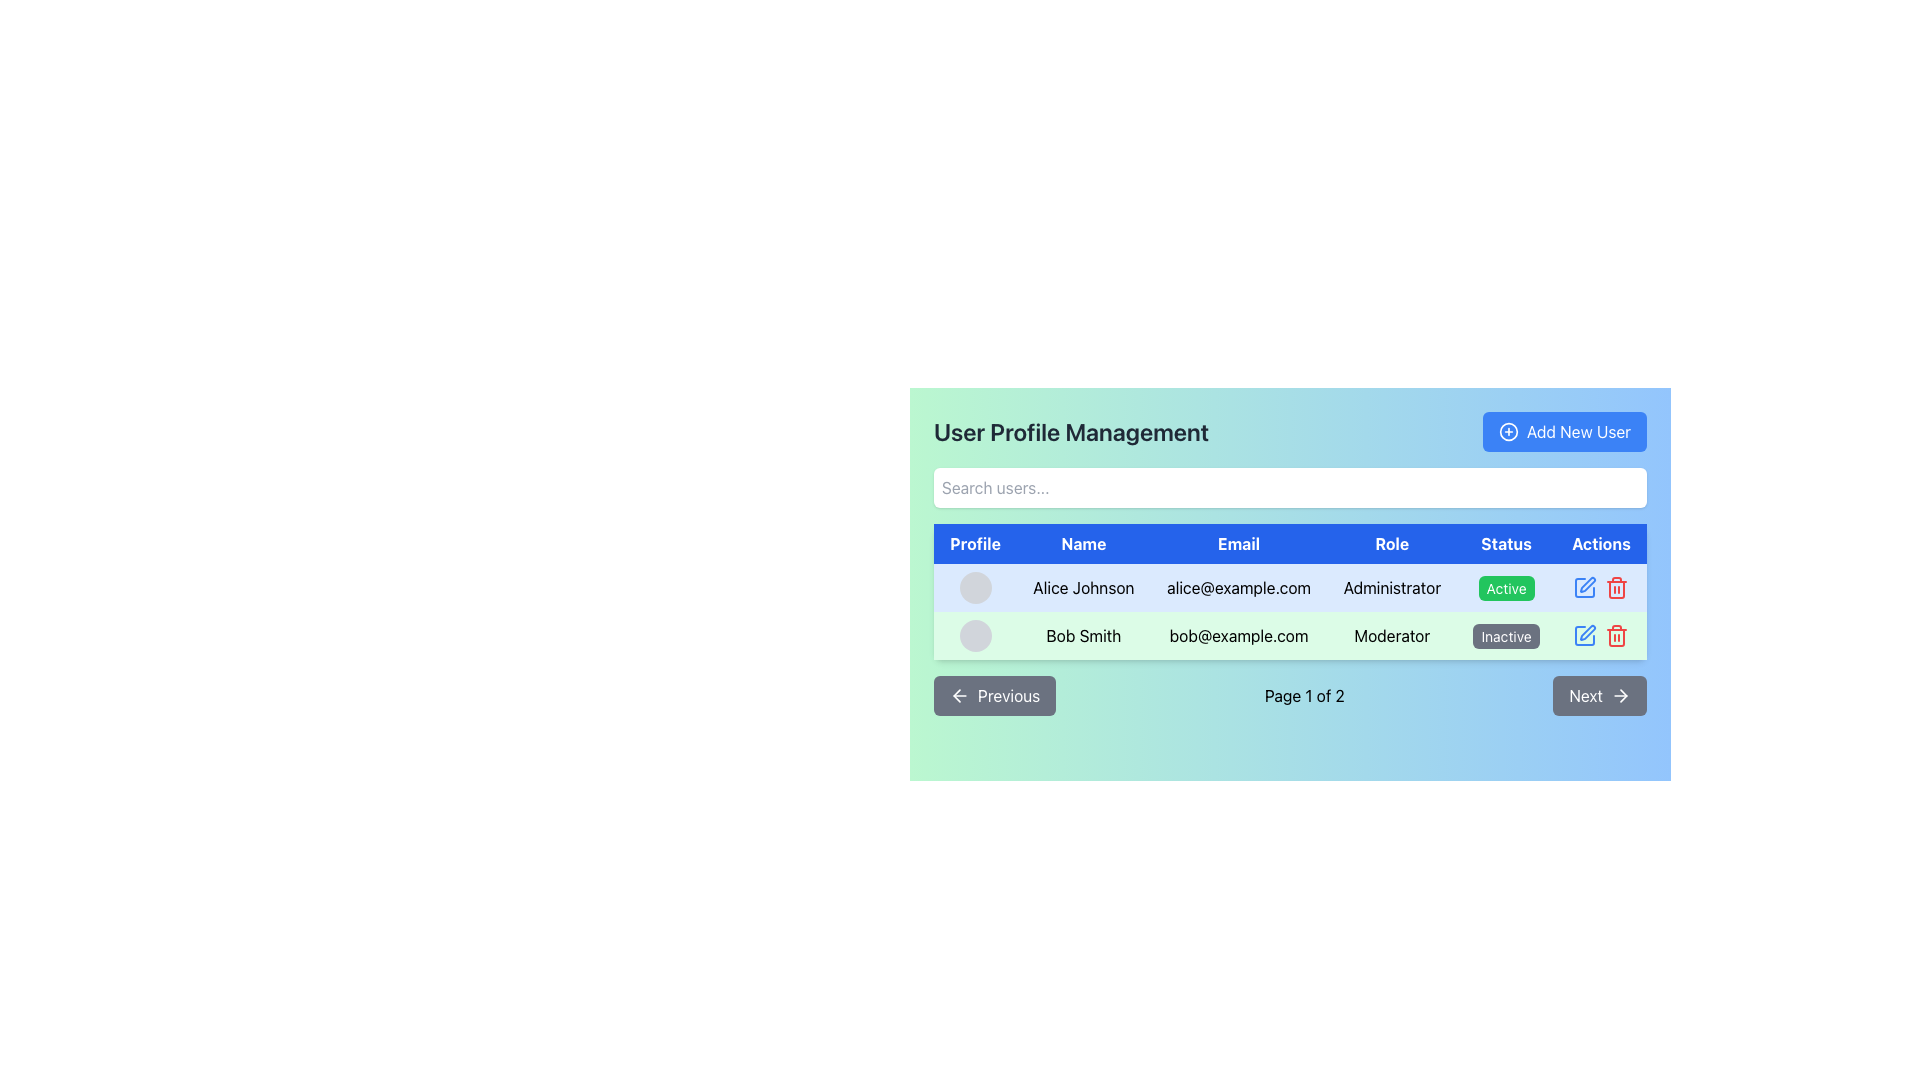 This screenshot has width=1920, height=1080. What do you see at coordinates (1304, 694) in the screenshot?
I see `the text label displaying 'Page 1 of 2' located in the pagination section between the 'Previous' and 'Next' buttons` at bounding box center [1304, 694].